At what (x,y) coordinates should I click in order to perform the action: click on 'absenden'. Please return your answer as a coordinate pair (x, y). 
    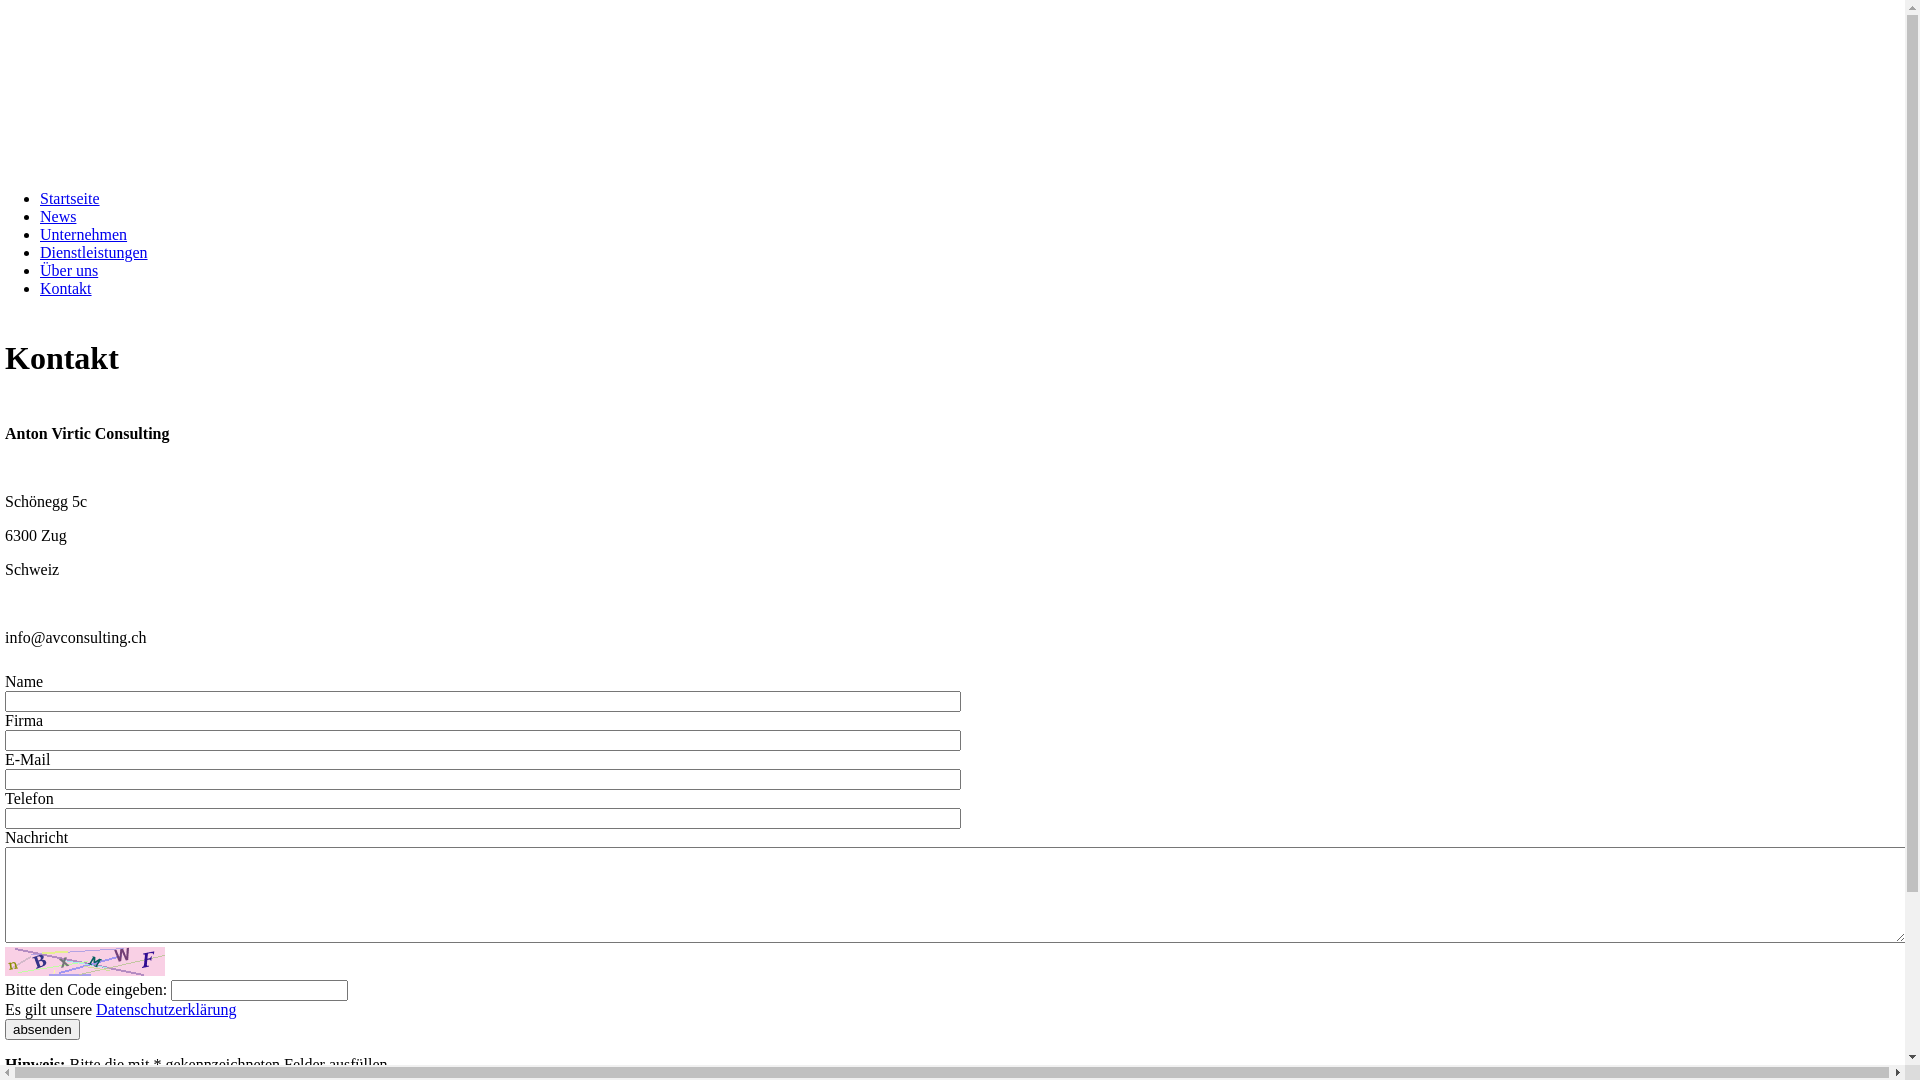
    Looking at the image, I should click on (4, 1029).